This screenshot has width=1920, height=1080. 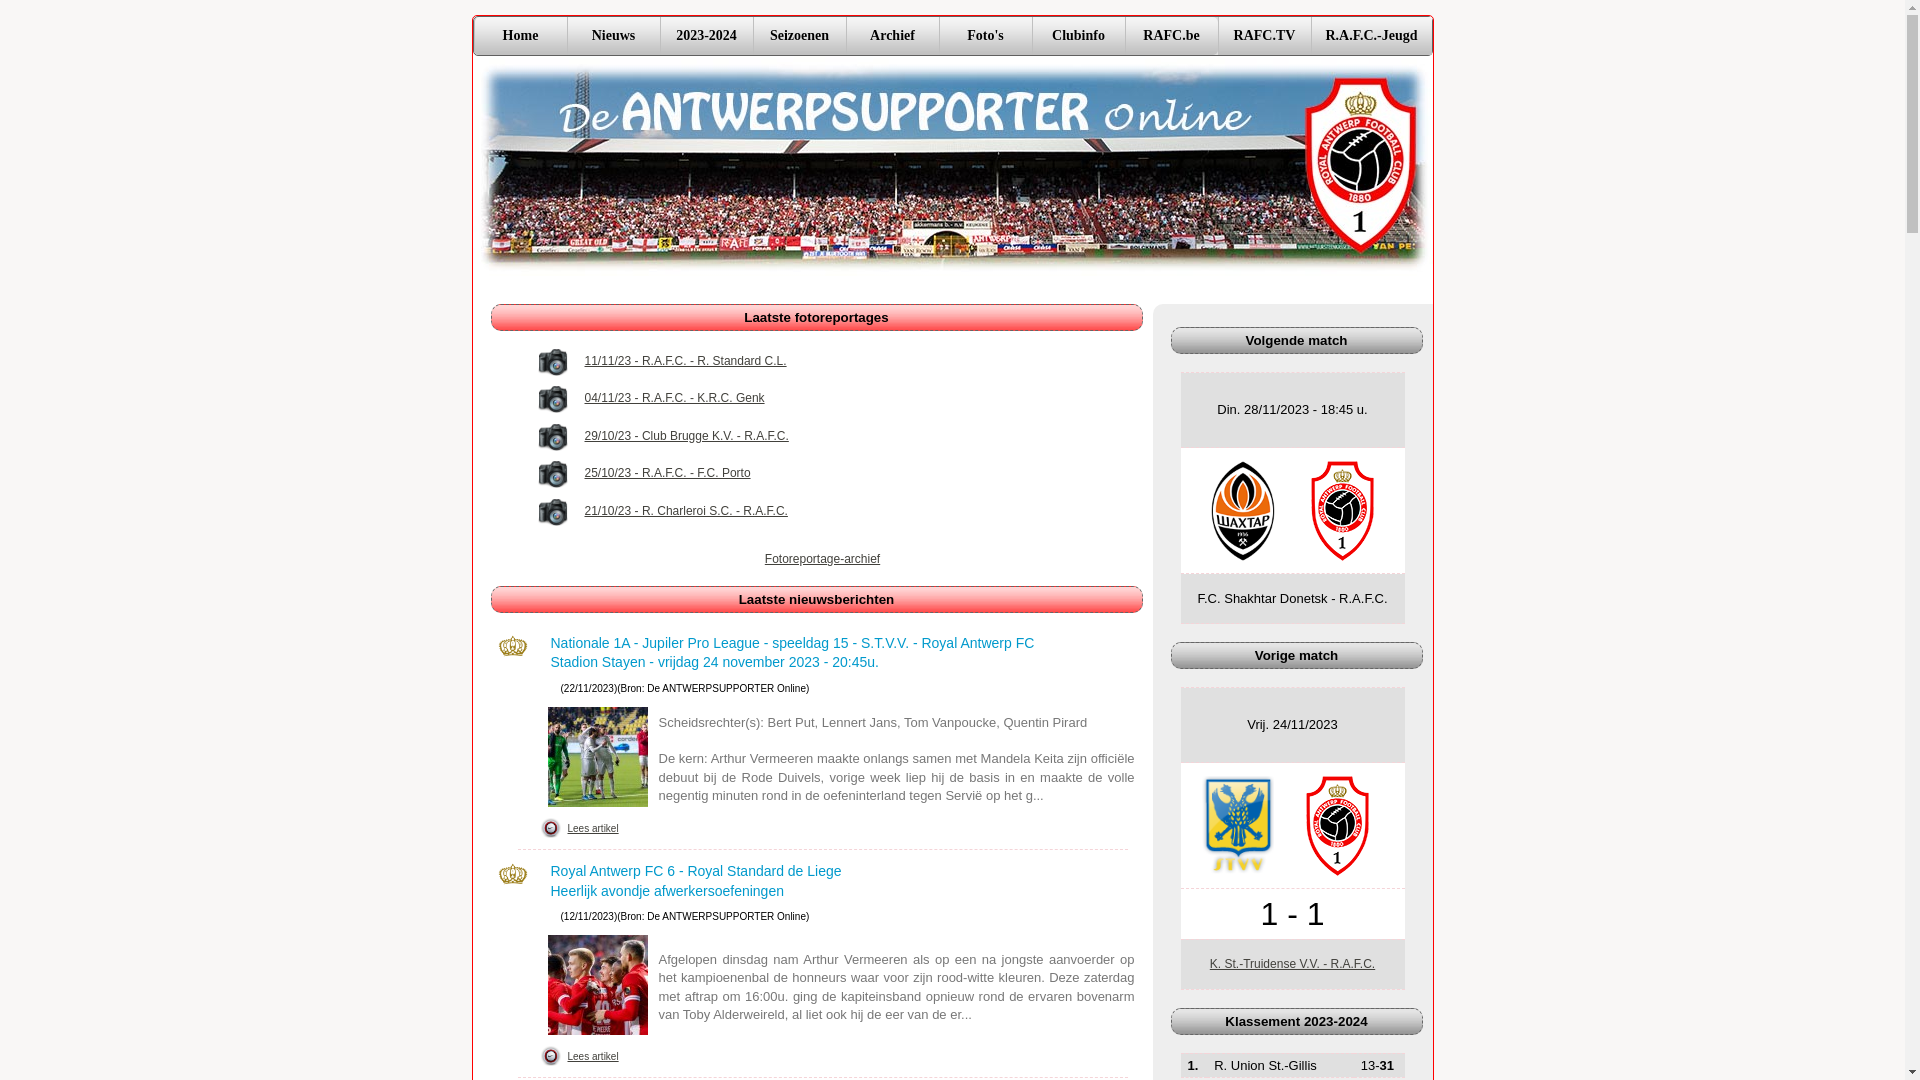 What do you see at coordinates (706, 35) in the screenshot?
I see `'2023-2024'` at bounding box center [706, 35].